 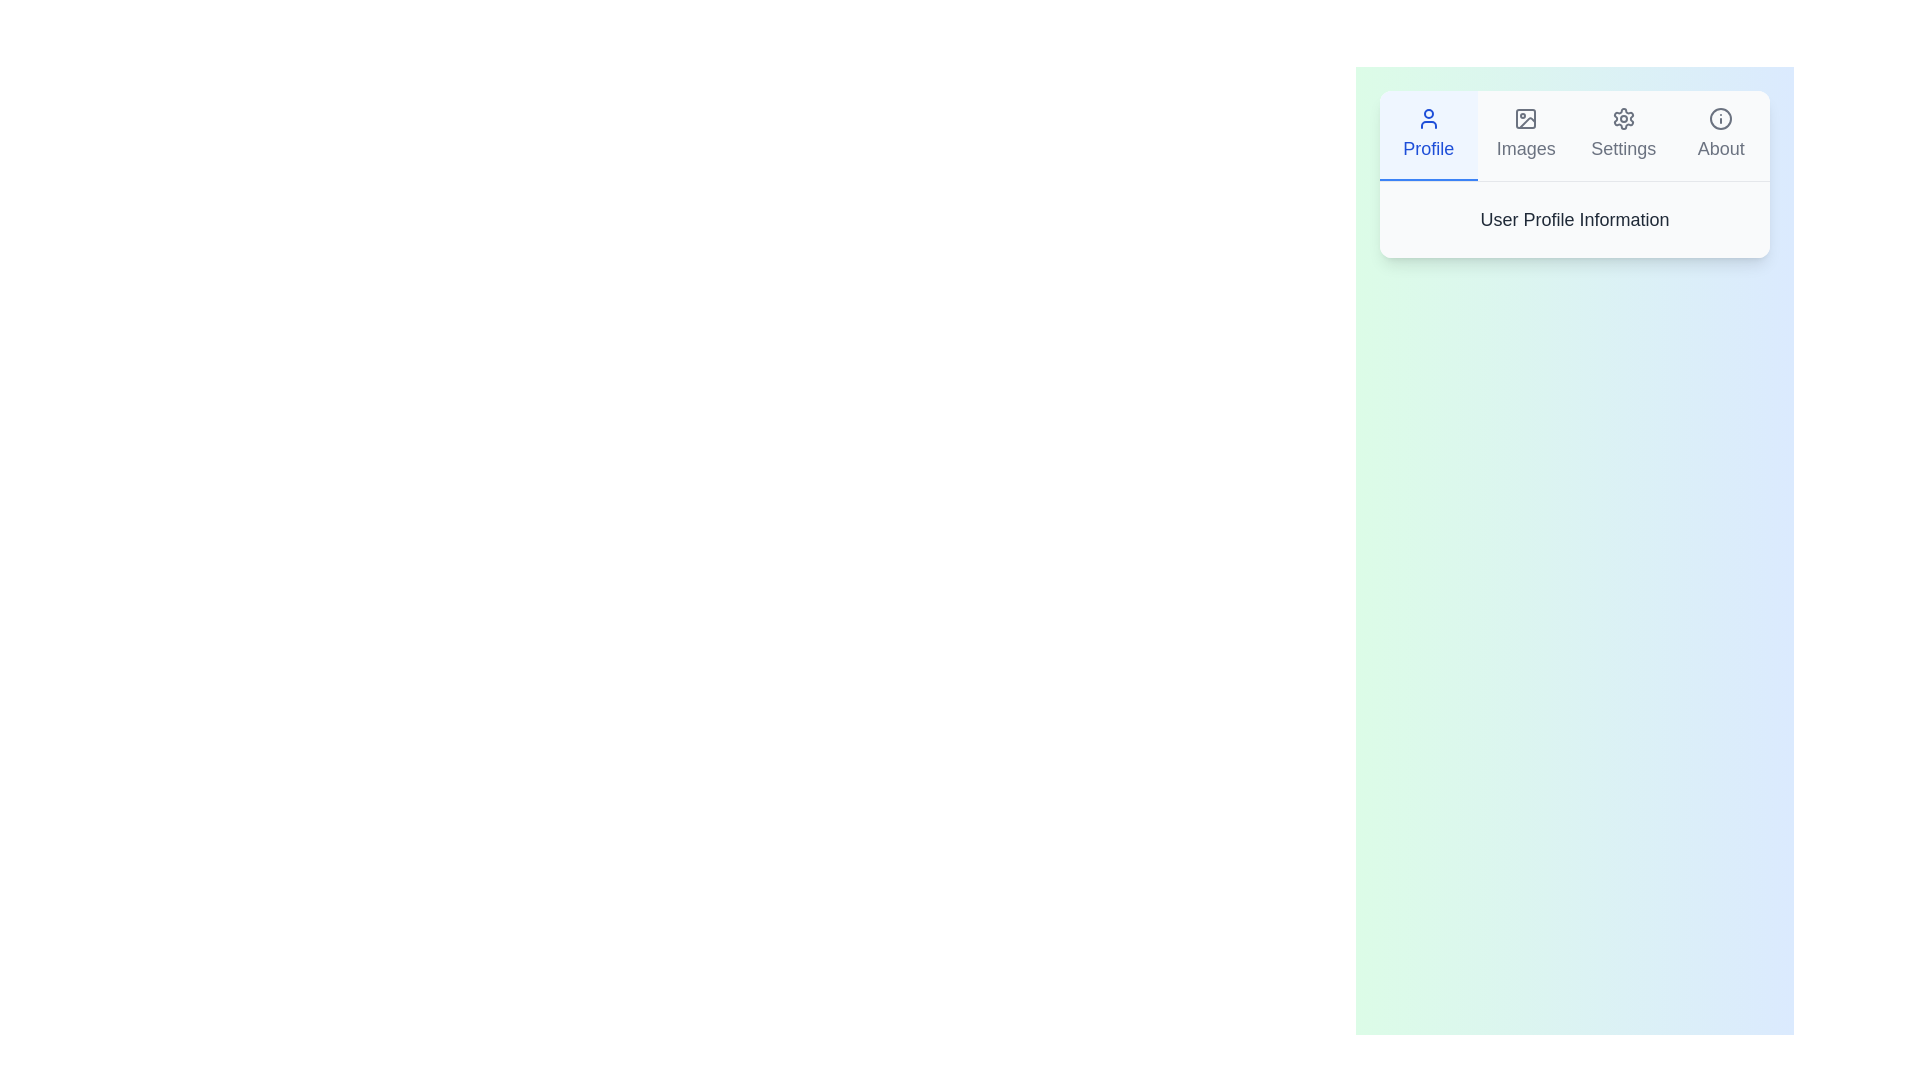 I want to click on the tab labeled Profile, so click(x=1427, y=135).